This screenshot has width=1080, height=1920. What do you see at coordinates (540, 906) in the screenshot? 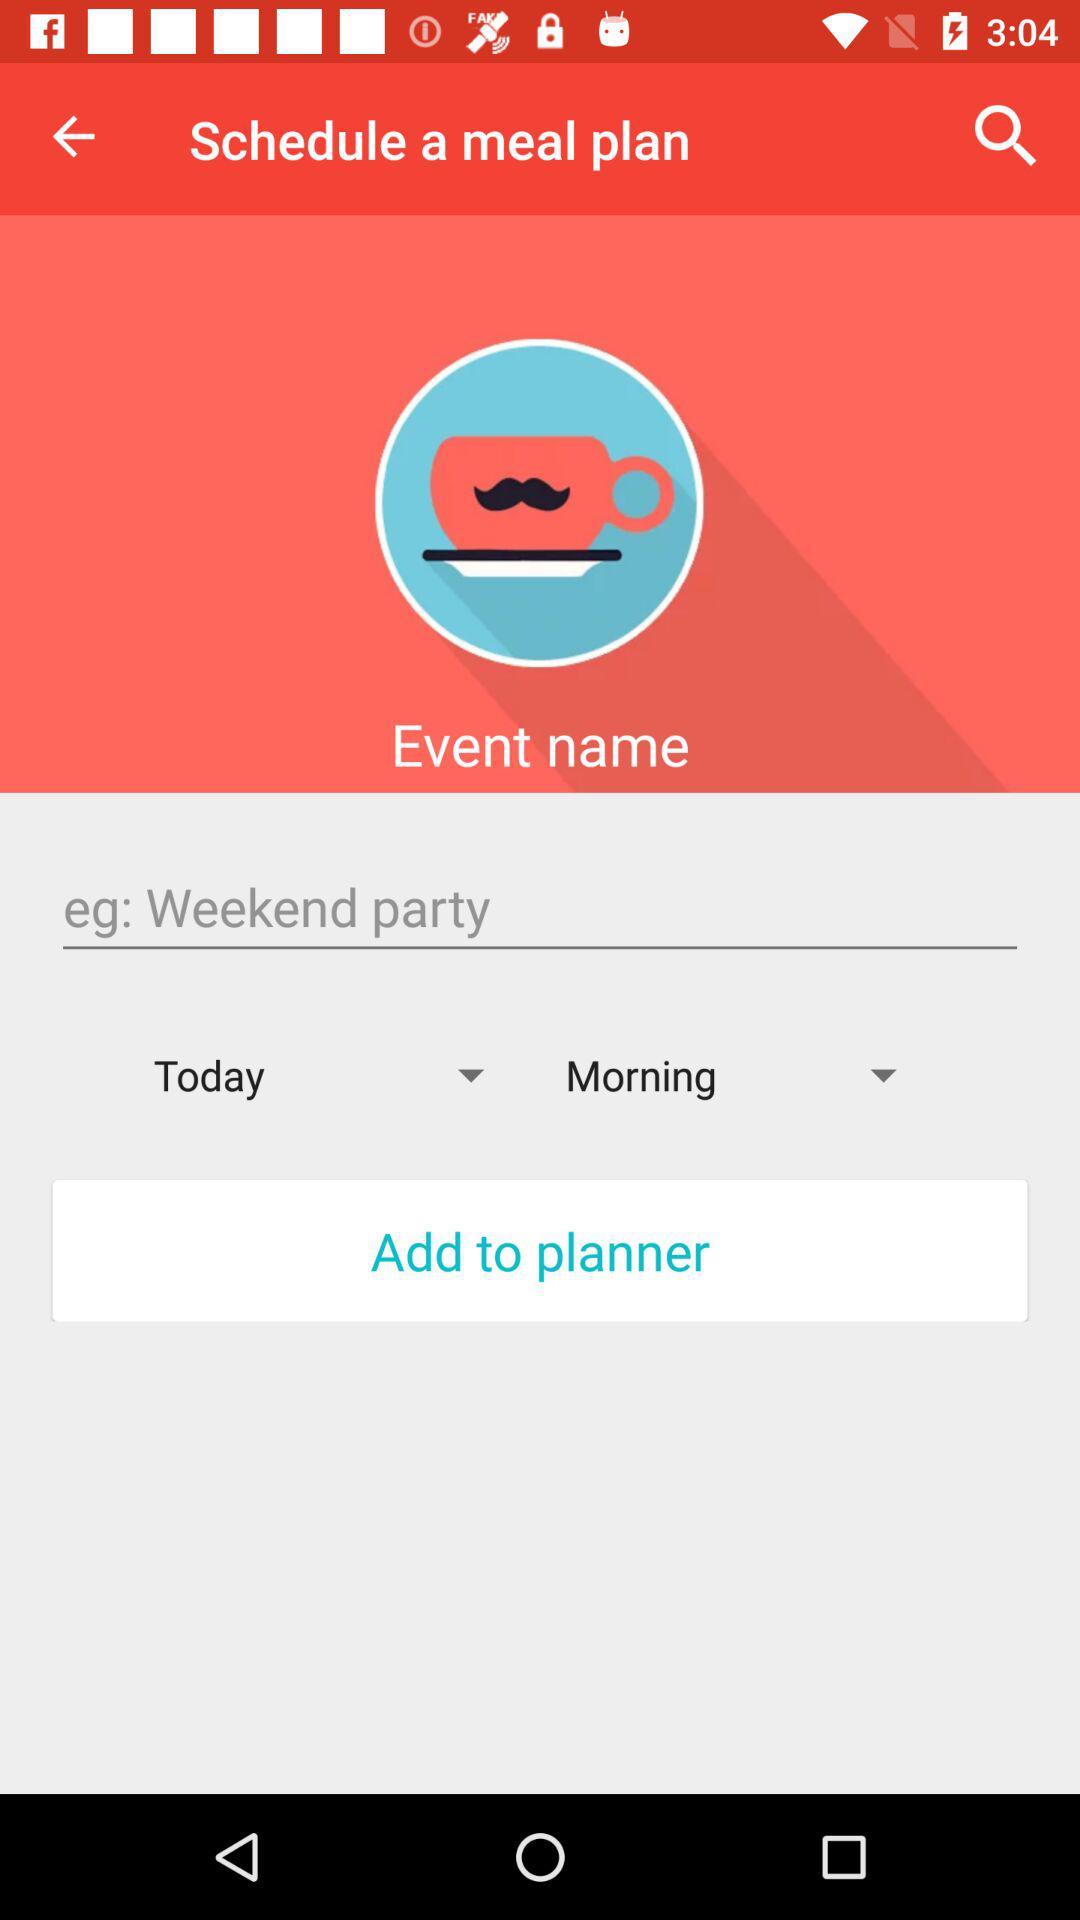
I see `event name` at bounding box center [540, 906].